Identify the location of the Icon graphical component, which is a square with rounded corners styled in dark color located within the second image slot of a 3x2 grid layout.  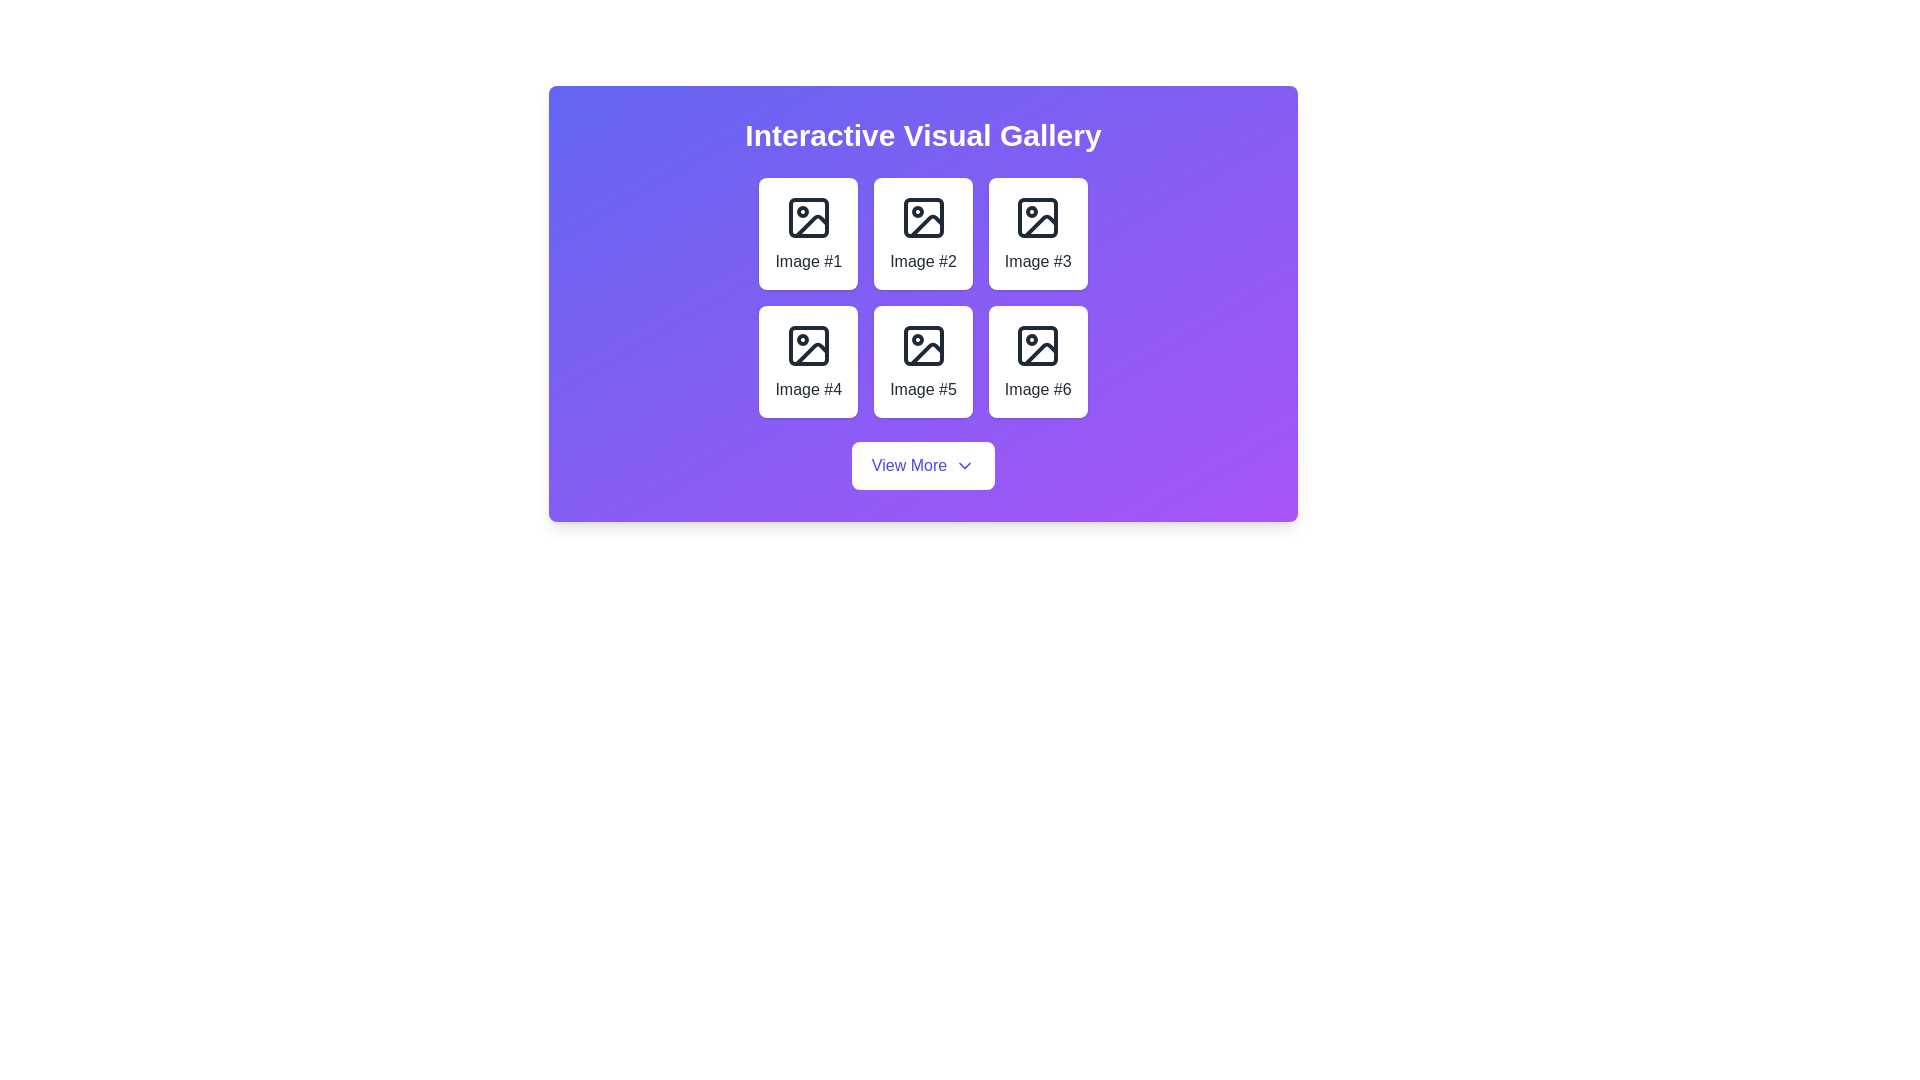
(922, 218).